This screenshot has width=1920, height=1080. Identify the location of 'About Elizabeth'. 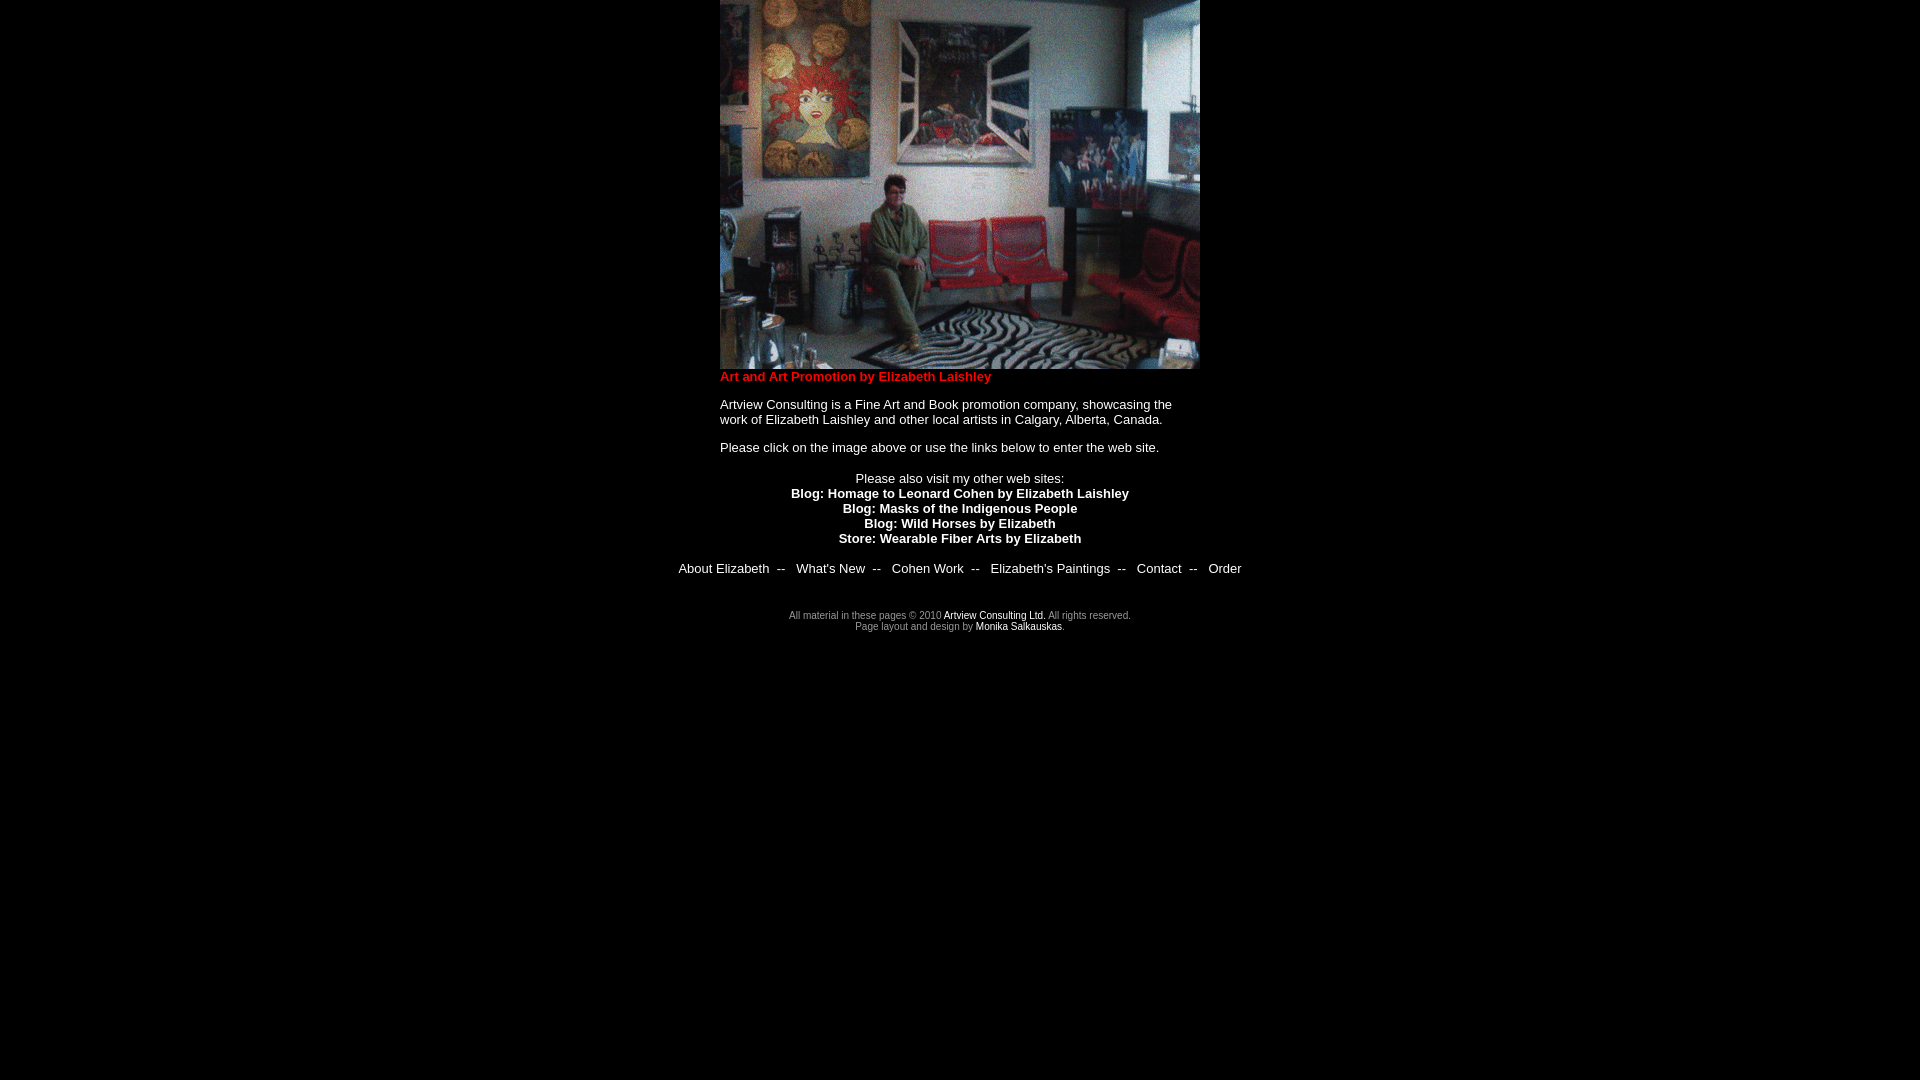
(722, 568).